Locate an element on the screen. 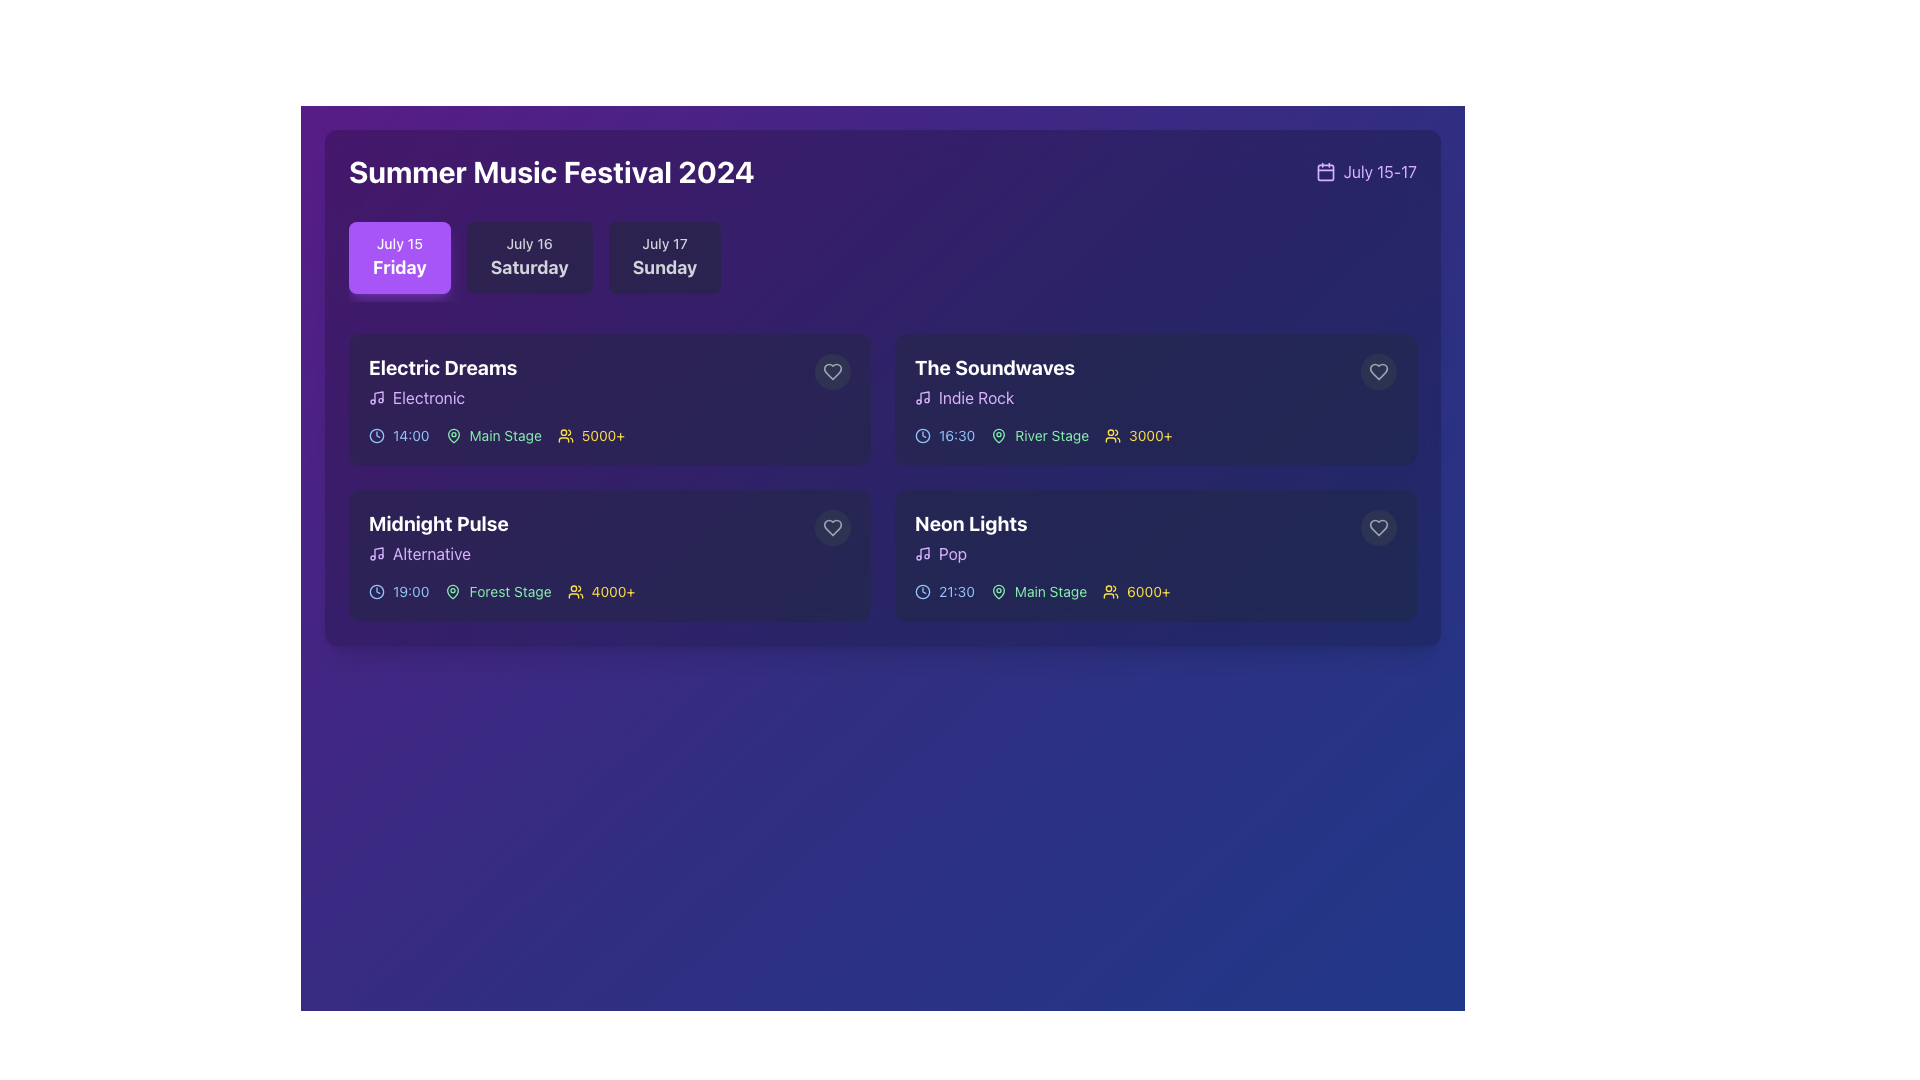 The image size is (1920, 1080). the schedule indicator icon located to the left of the time '16:30' under the event title 'The Soundwaves' is located at coordinates (921, 434).